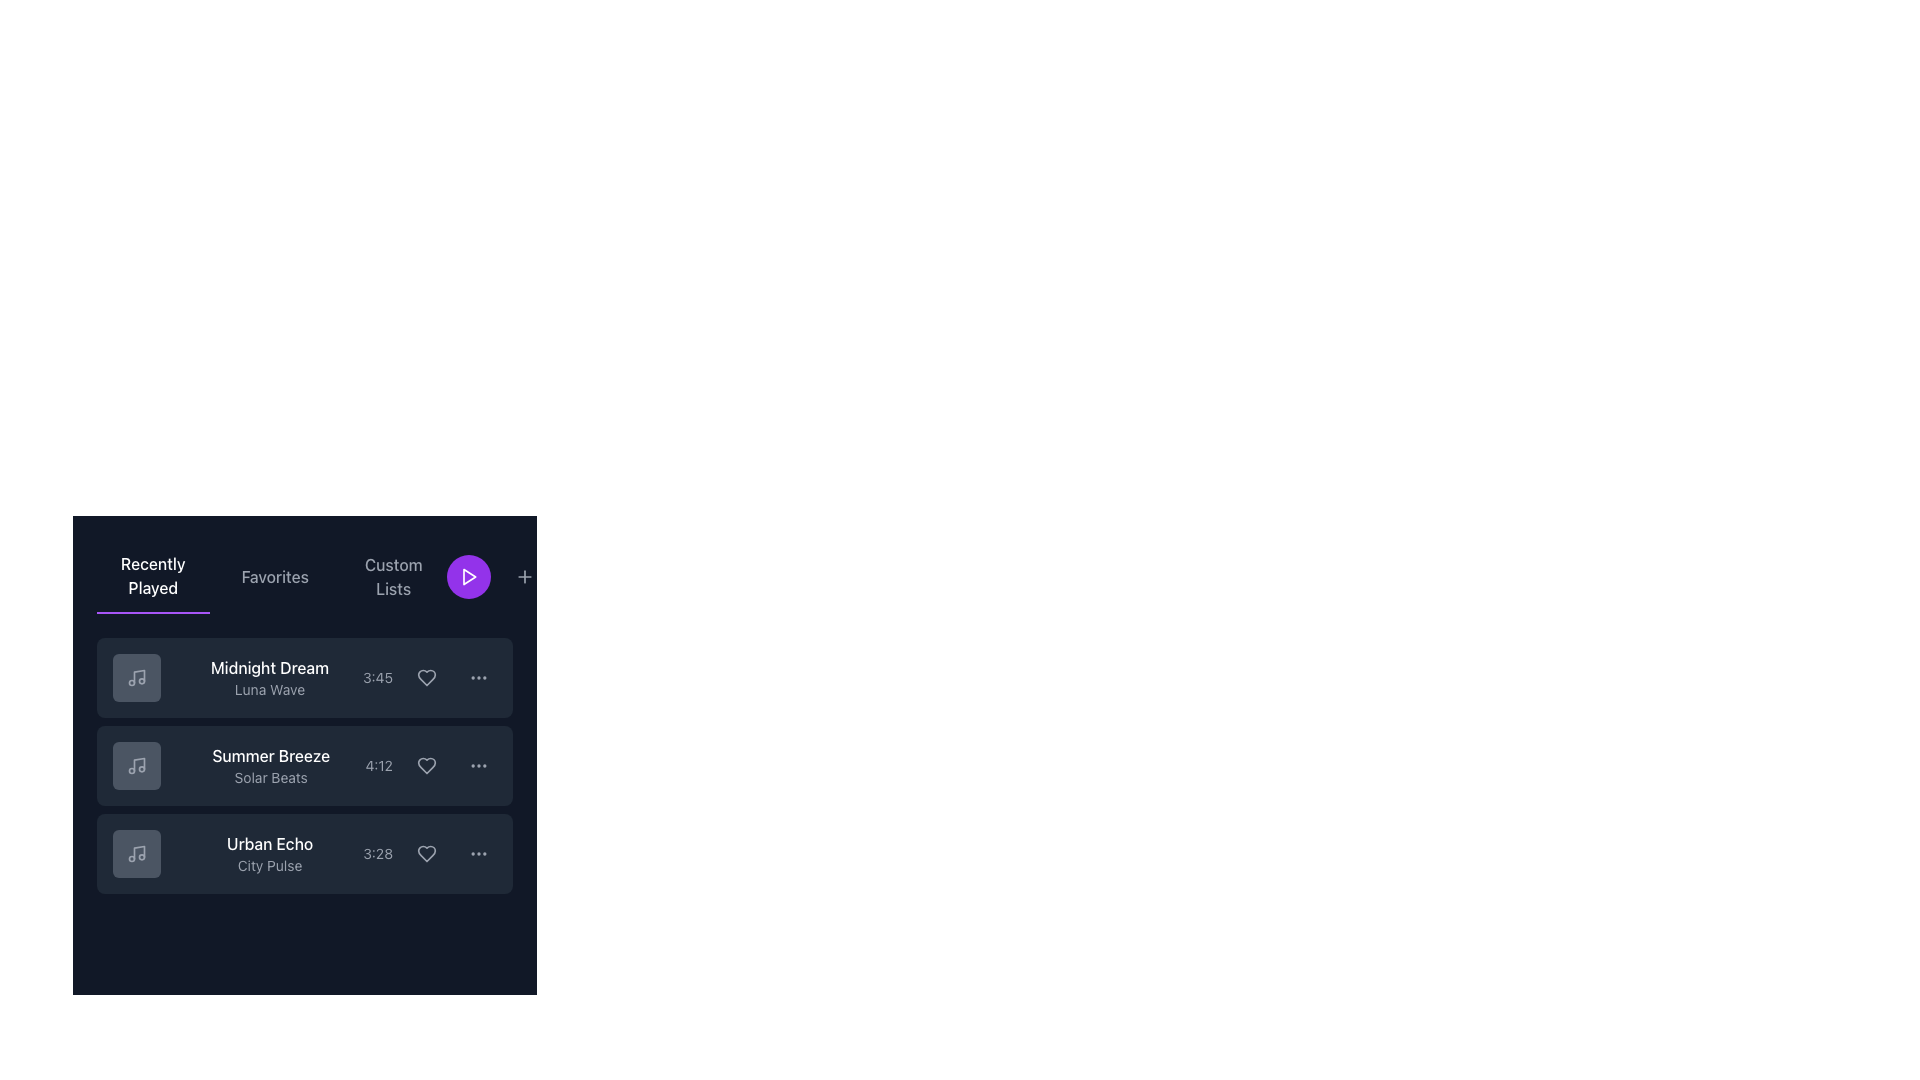 Image resolution: width=1920 pixels, height=1080 pixels. I want to click on the Text label displaying the duration of the track 'Summer Breeze', located in the middle right of the track's listing, between the track's name and the interactive controls, so click(379, 765).